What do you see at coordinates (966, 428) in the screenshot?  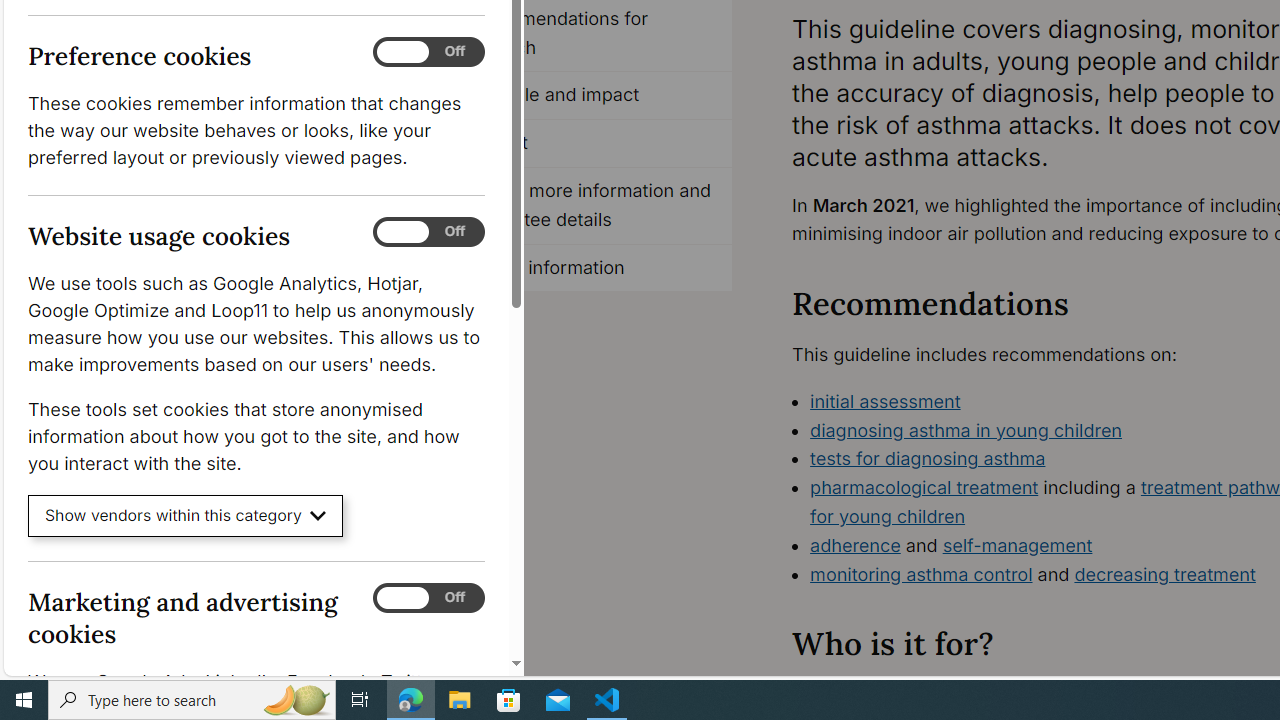 I see `'diagnosing asthma in young children'` at bounding box center [966, 428].